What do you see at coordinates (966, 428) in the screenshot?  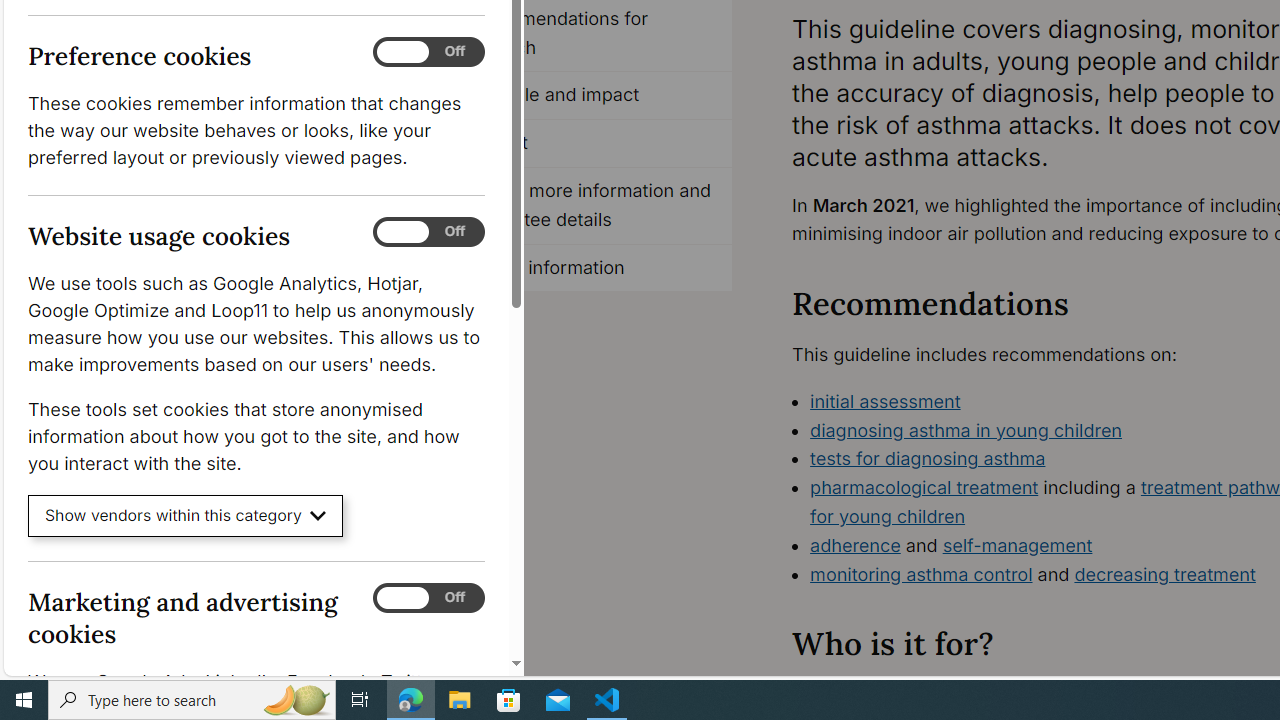 I see `'diagnosing asthma in young children'` at bounding box center [966, 428].